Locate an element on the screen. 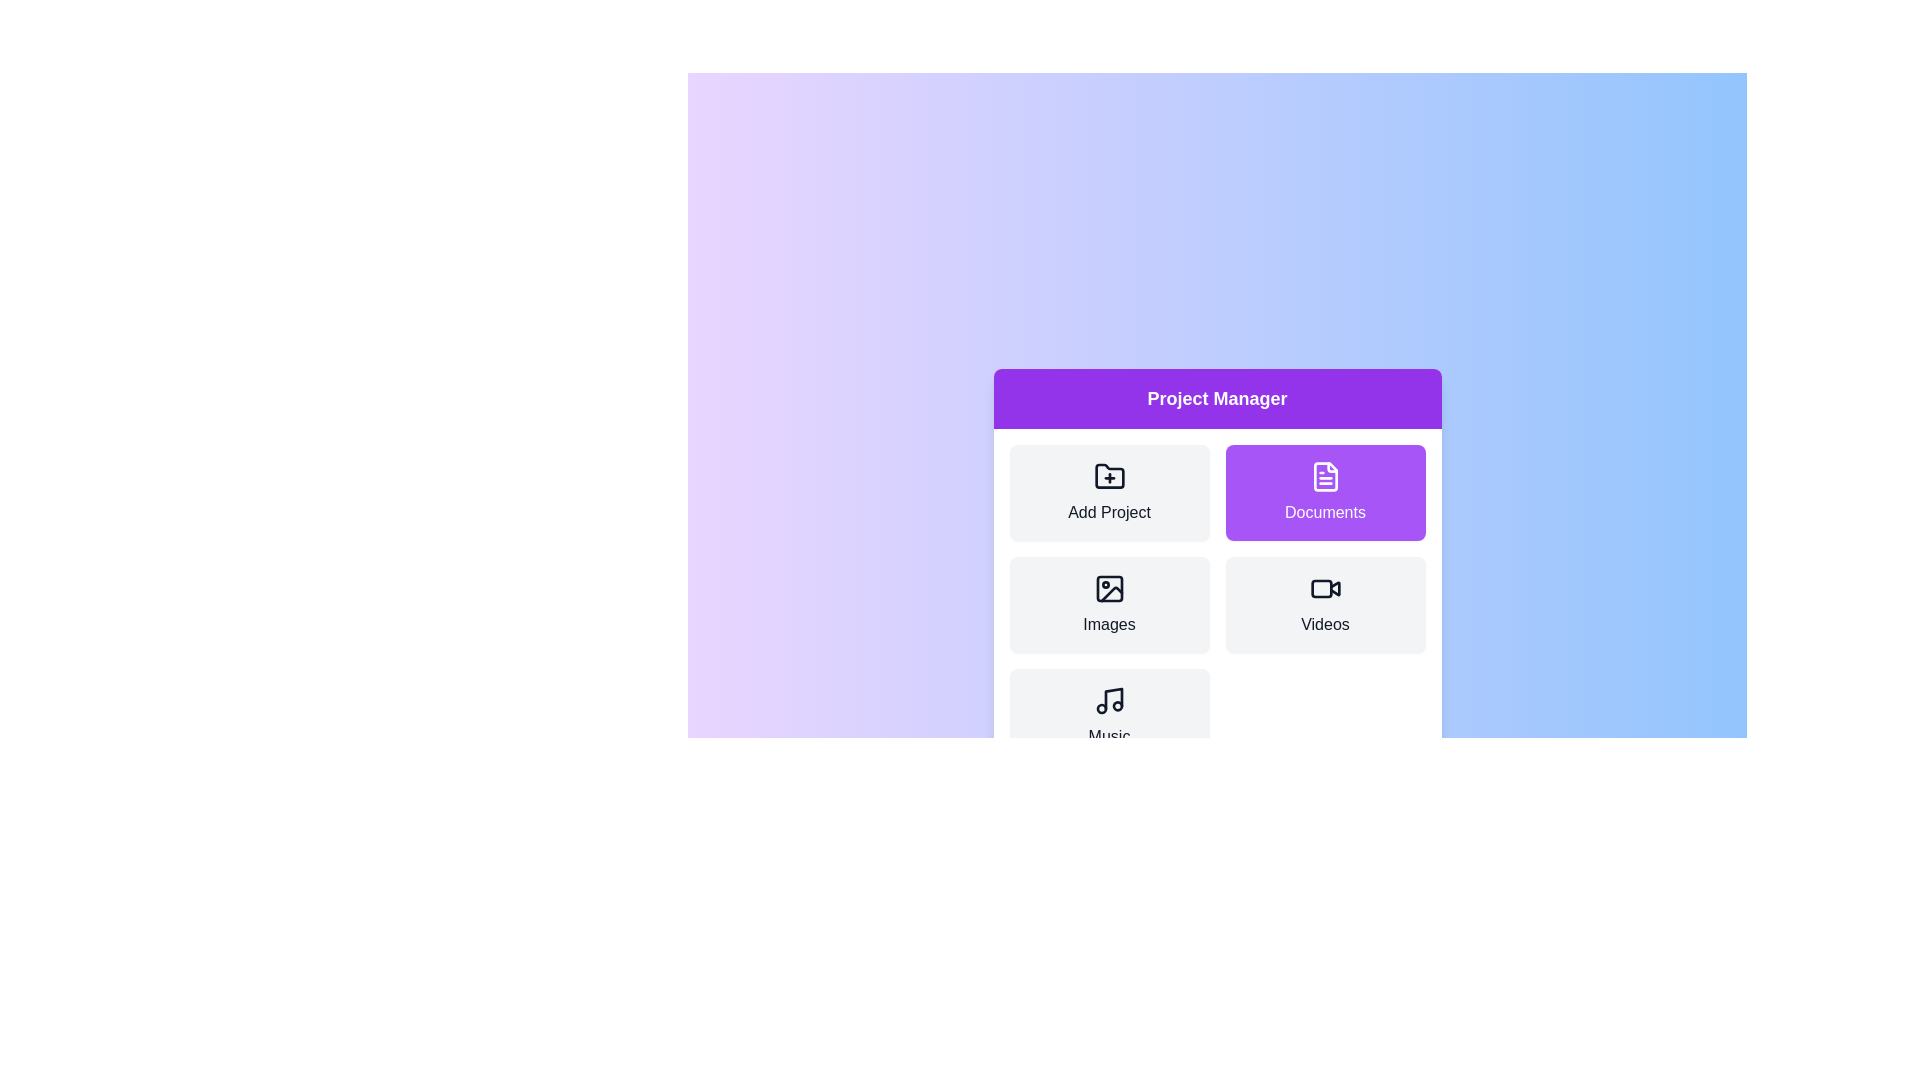 This screenshot has width=1920, height=1080. the category Videos to inspect the visual feedback is located at coordinates (1325, 604).